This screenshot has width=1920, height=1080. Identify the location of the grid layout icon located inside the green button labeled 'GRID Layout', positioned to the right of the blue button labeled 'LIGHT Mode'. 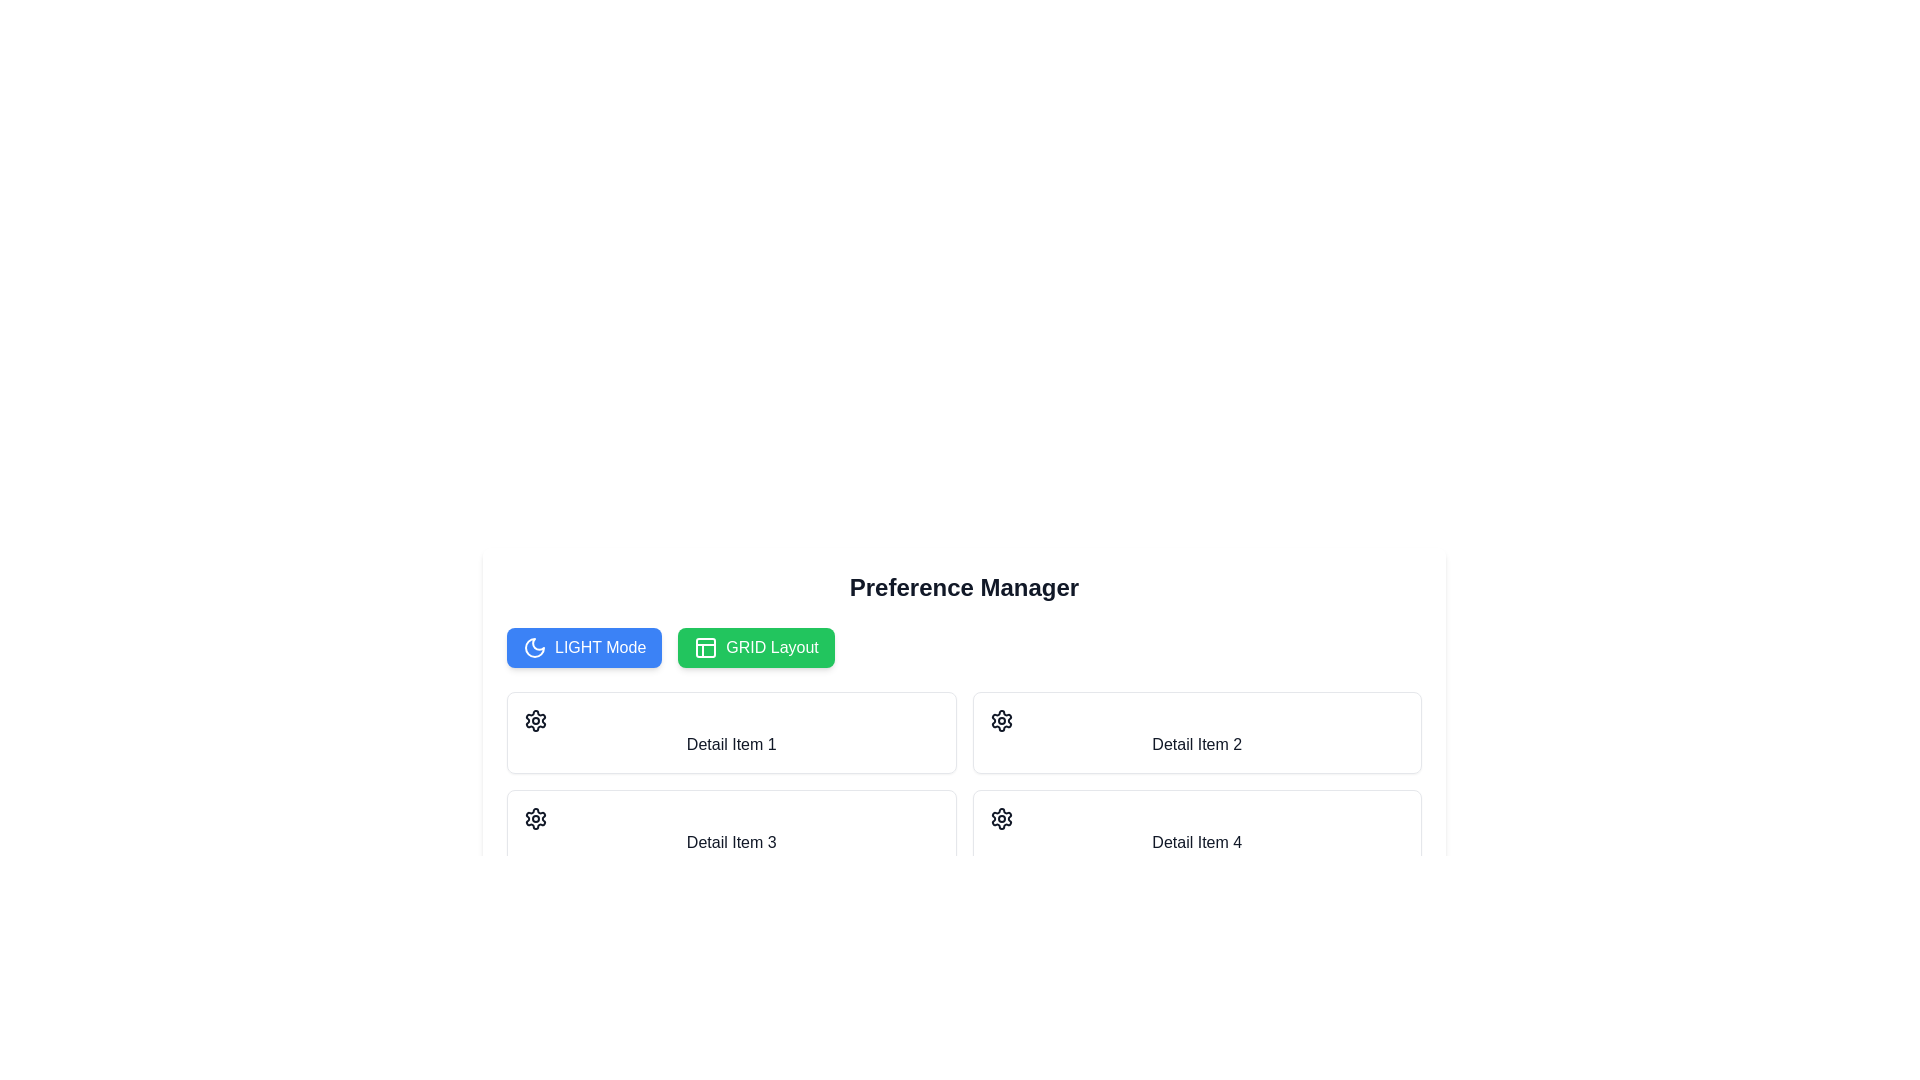
(706, 648).